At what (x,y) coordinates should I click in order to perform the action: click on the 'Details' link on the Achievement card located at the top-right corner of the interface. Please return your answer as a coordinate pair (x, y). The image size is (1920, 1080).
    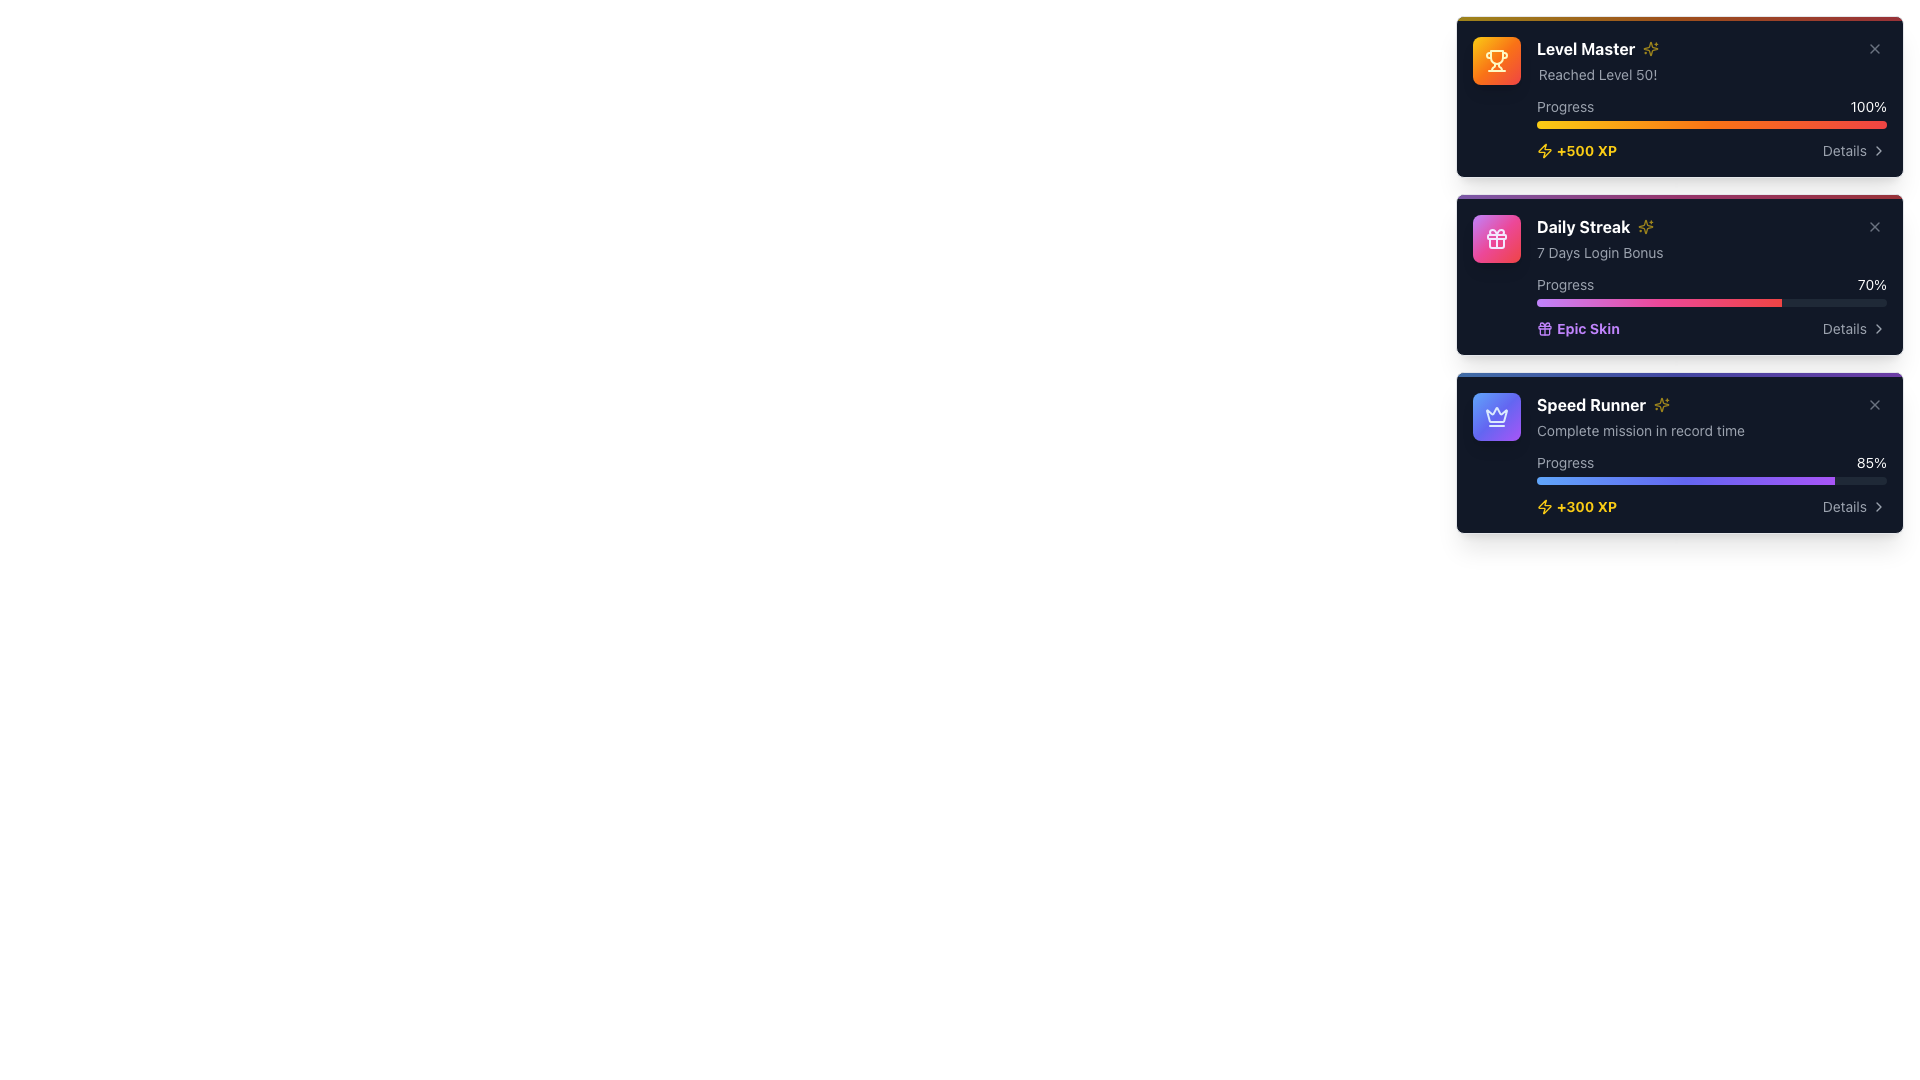
    Looking at the image, I should click on (1680, 99).